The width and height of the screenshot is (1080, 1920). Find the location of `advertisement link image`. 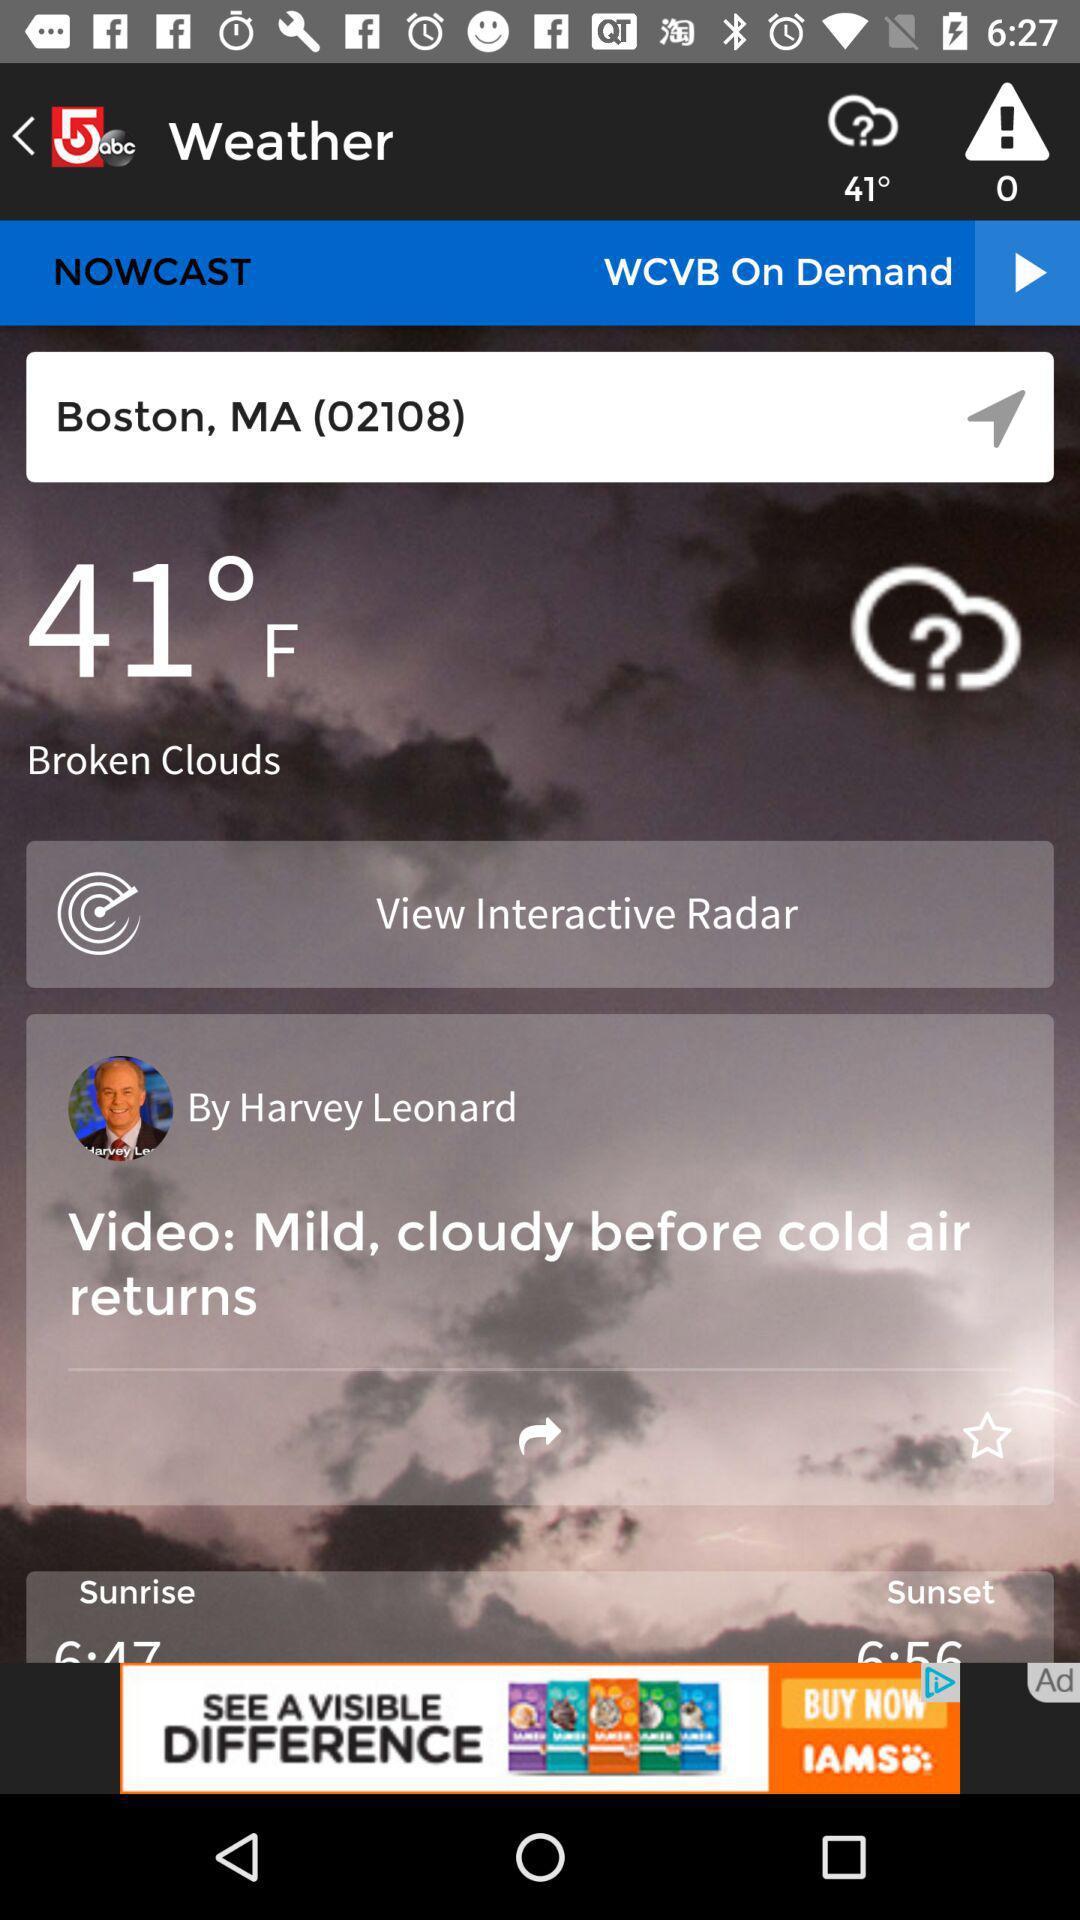

advertisement link image is located at coordinates (540, 1727).